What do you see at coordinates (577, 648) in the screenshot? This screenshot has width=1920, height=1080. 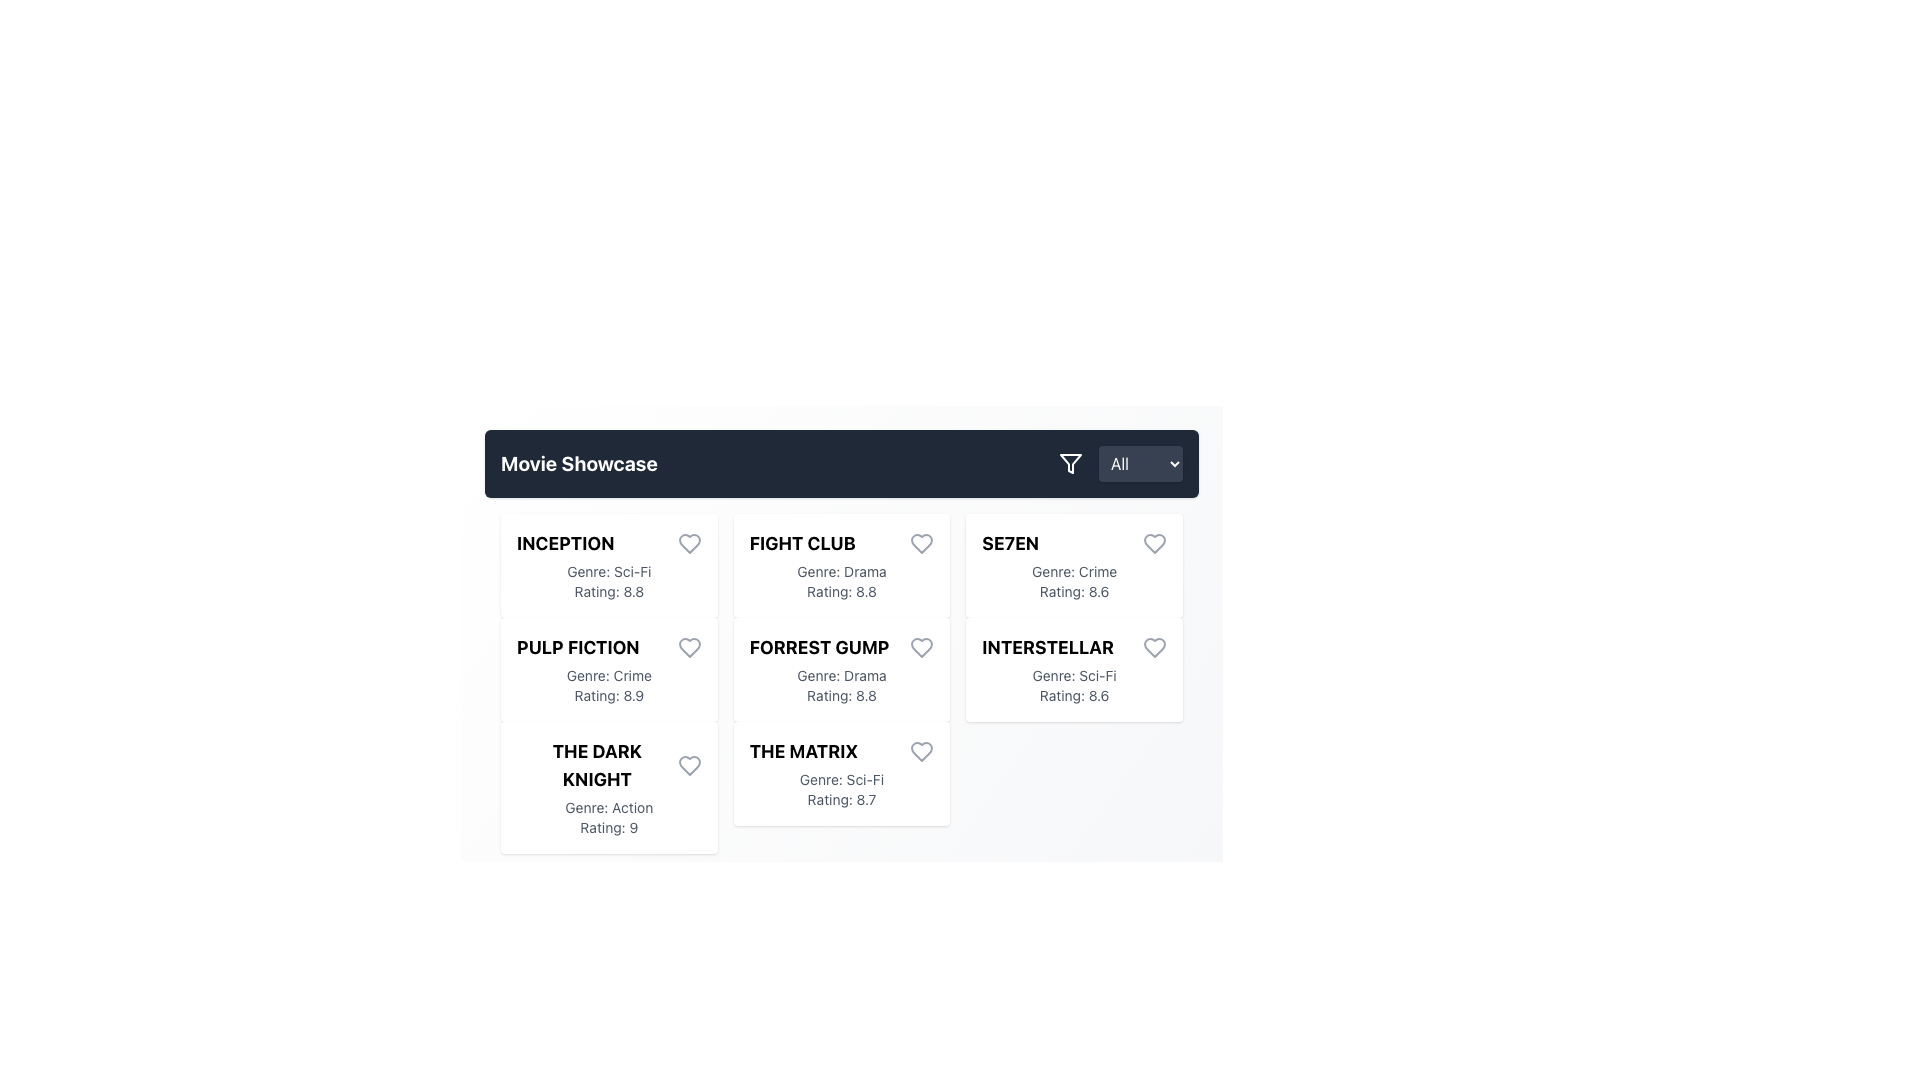 I see `the text label displaying the title of the movie 'Pulp Fiction', located in the second row, first column of the grid layout` at bounding box center [577, 648].